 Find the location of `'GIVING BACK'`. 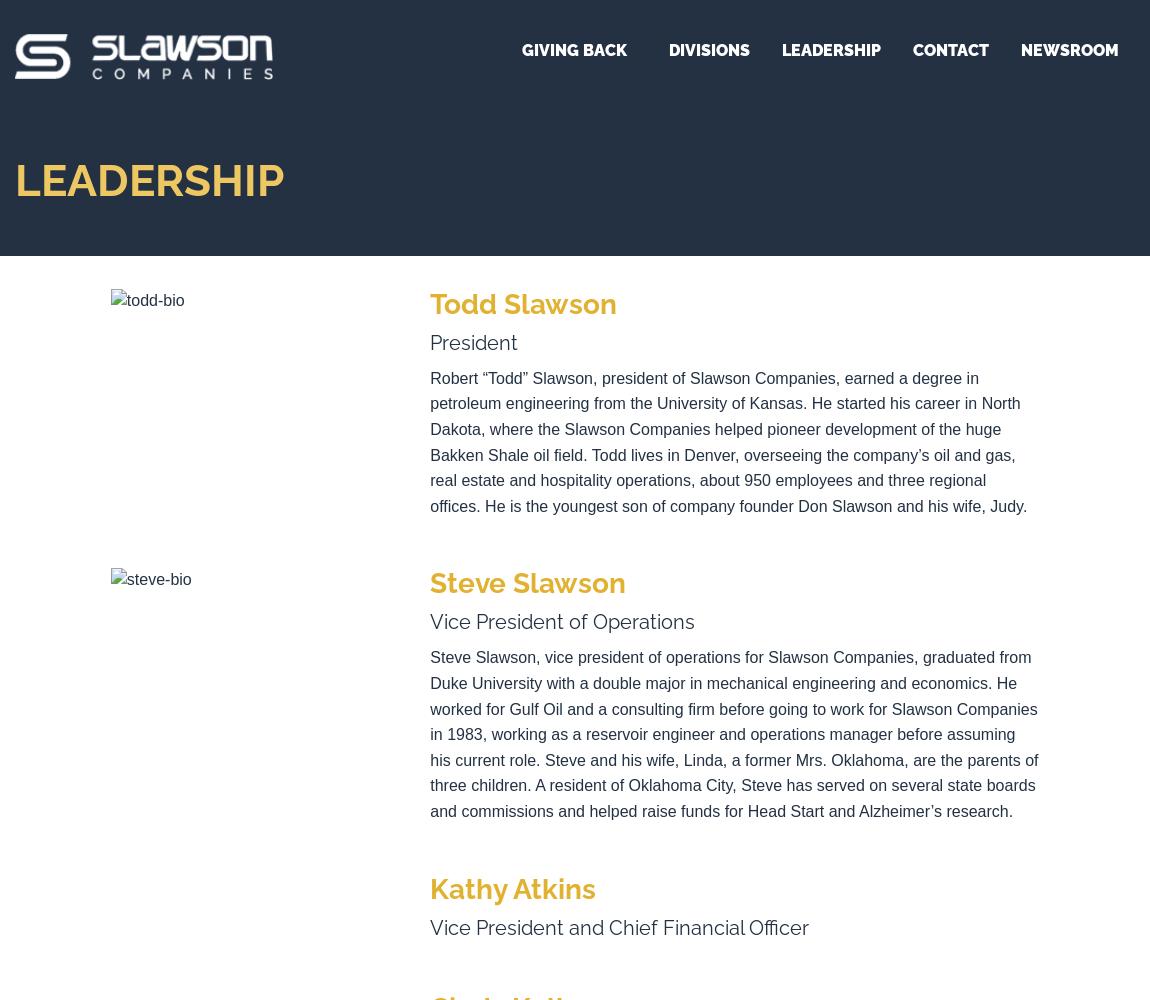

'GIVING BACK' is located at coordinates (574, 50).